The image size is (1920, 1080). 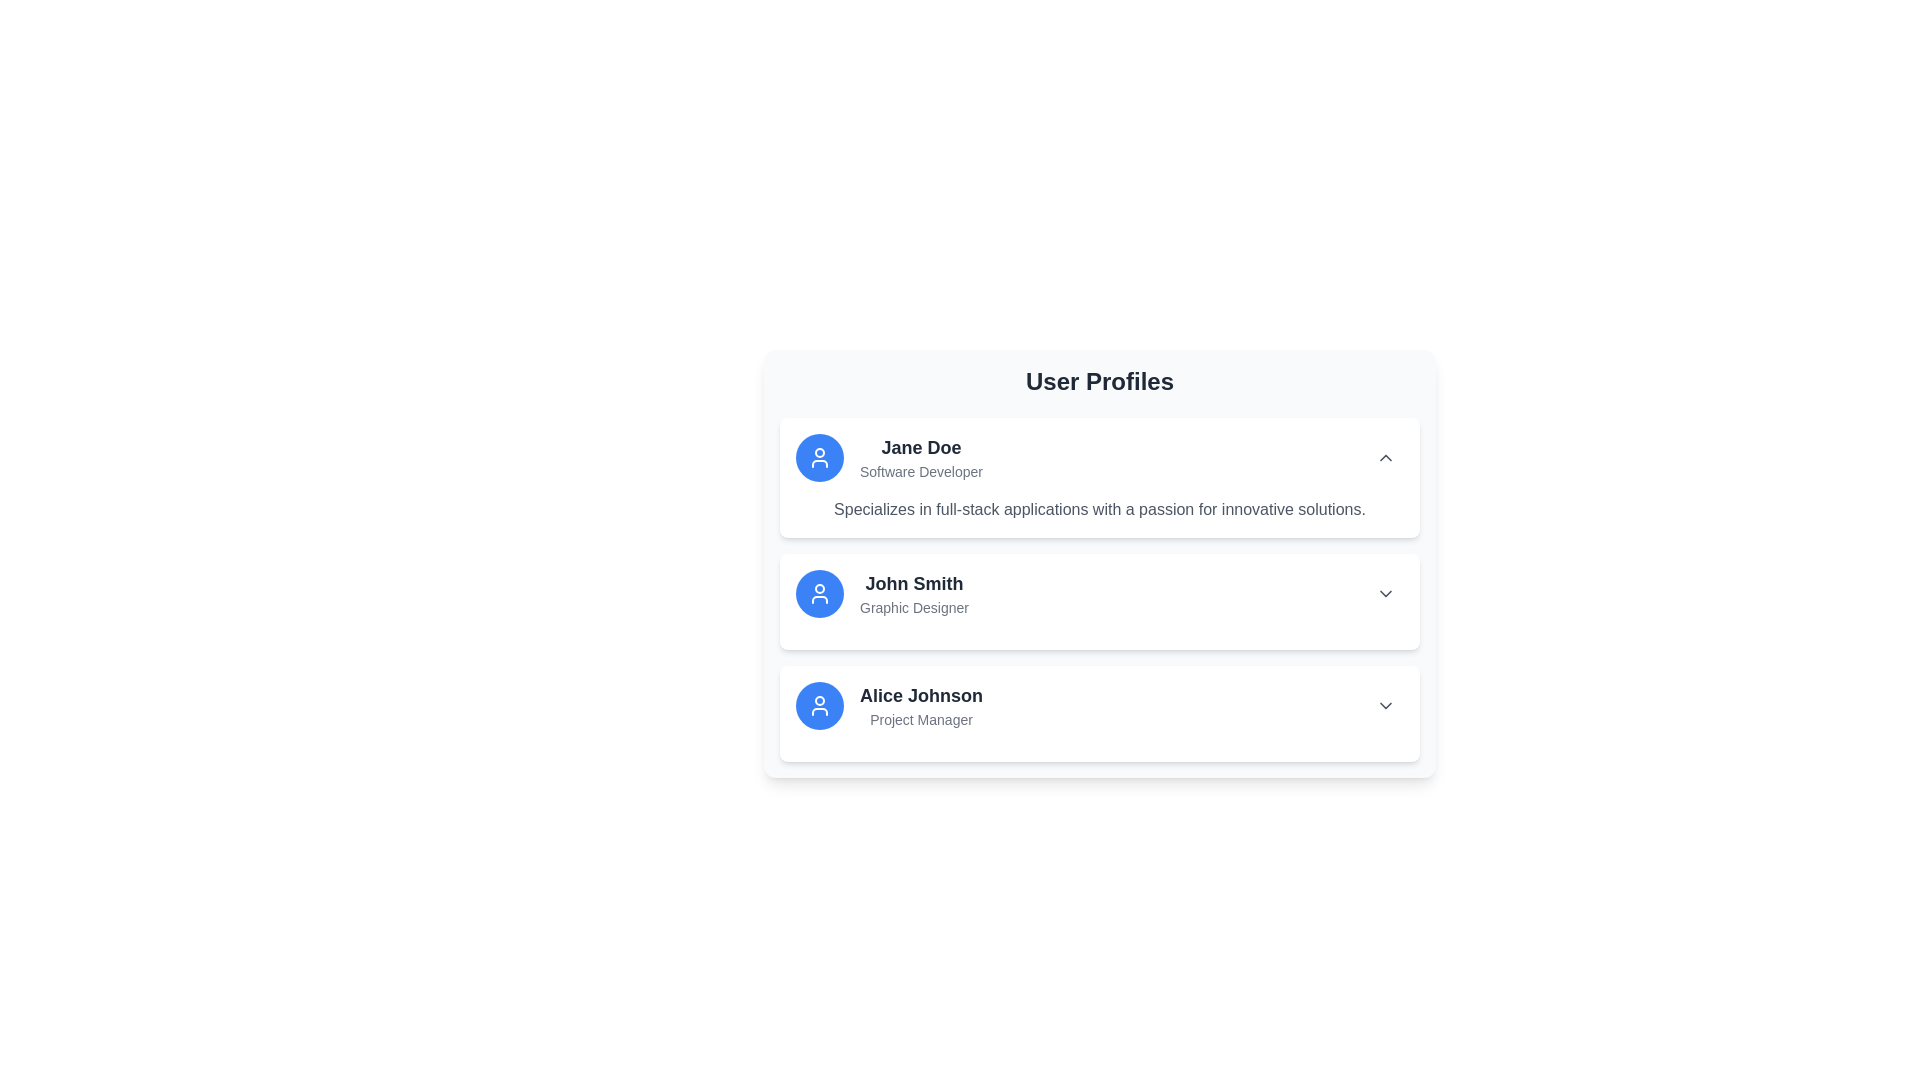 I want to click on the Avatar Icon, which is a circular icon with a blue background and white user silhouette, located to the left of the 'John Smith' profile section in the 'User Profiles' panel, so click(x=820, y=593).